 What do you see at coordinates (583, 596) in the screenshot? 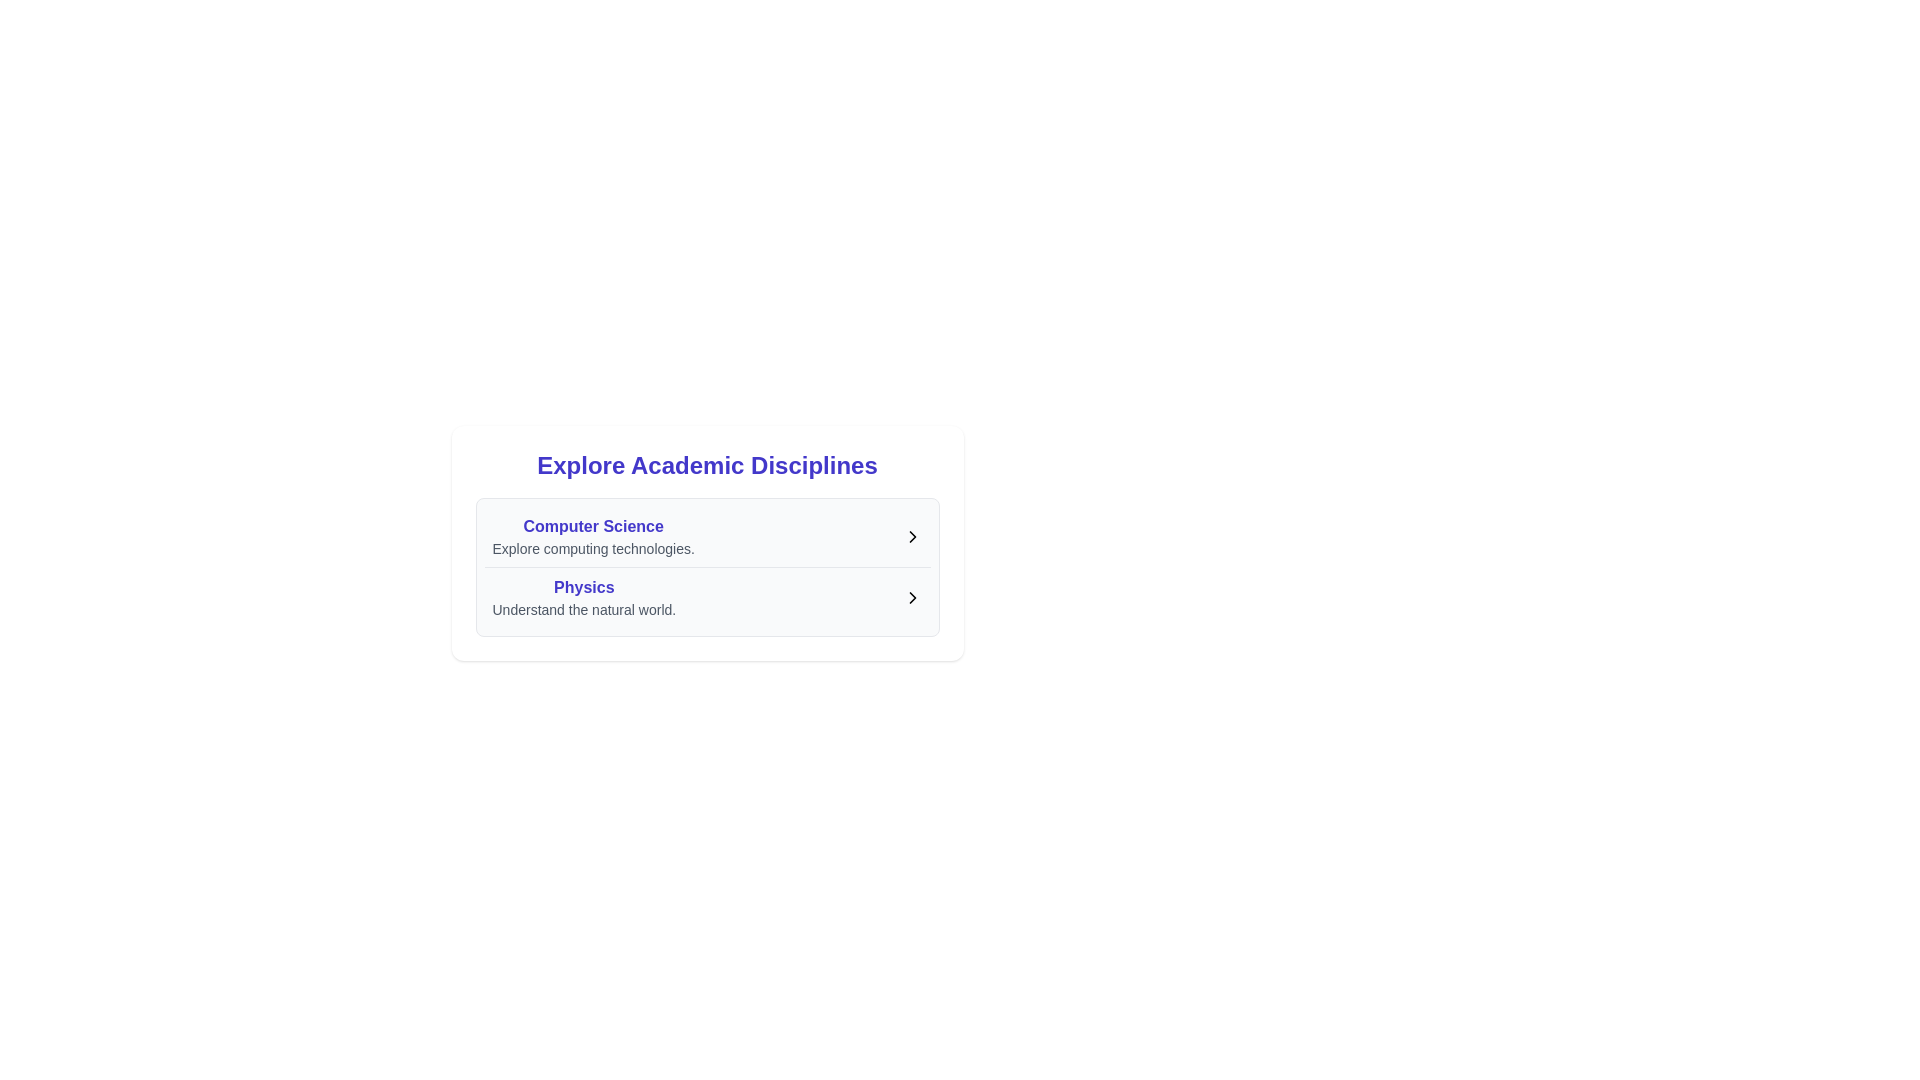
I see `the academic discipline represented` at bounding box center [583, 596].